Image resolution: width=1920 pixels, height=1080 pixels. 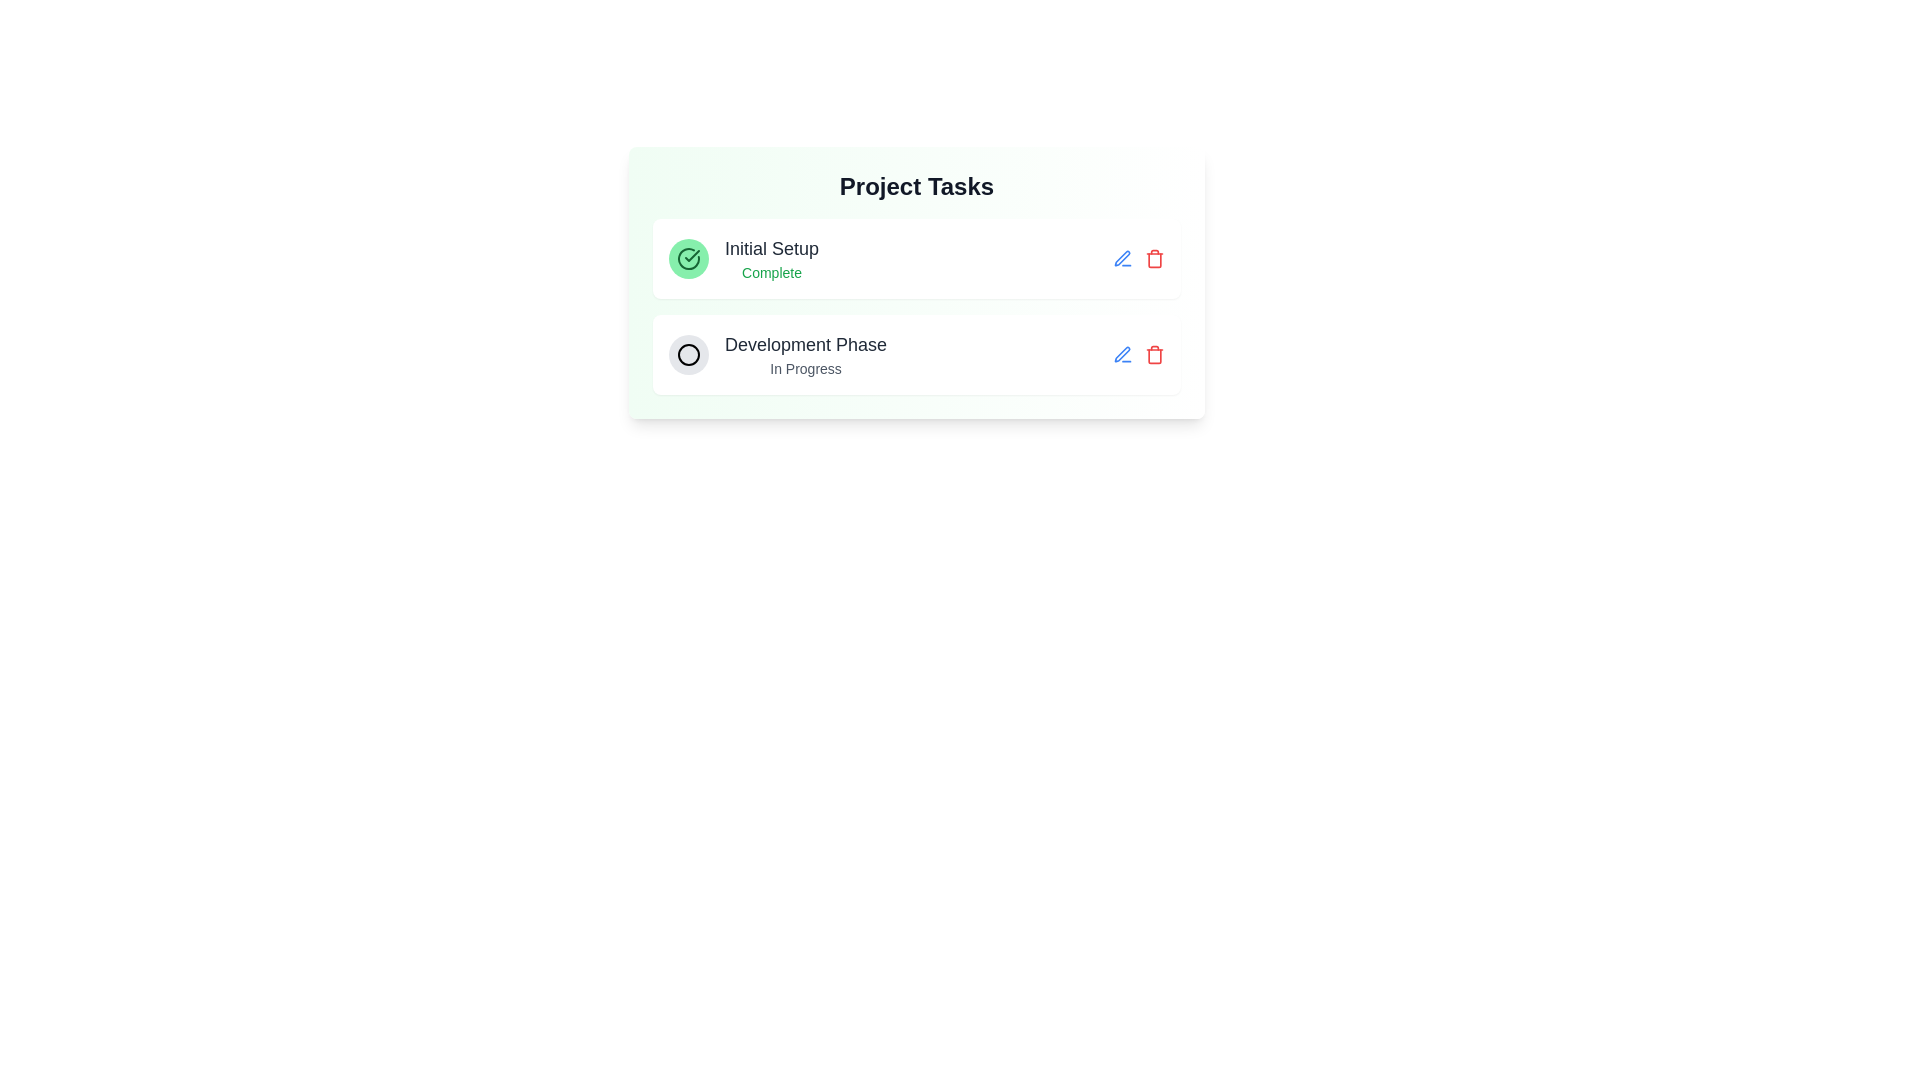 I want to click on displayed status of the Task Indicator indicating the progress of the 'Initial Setup' task, which is the first item in the vertical task list under 'Project Tasks', so click(x=743, y=257).